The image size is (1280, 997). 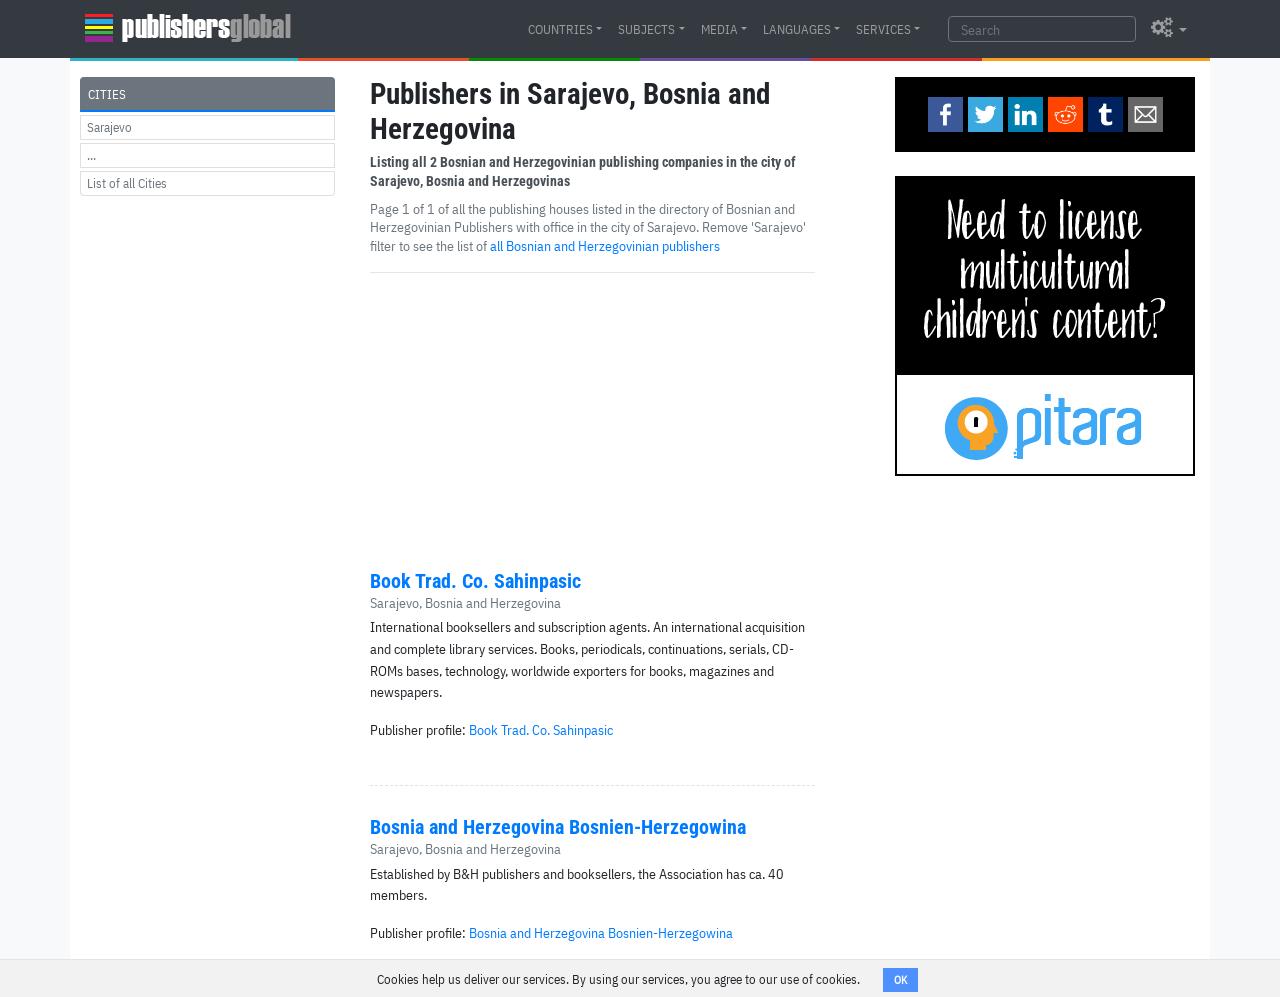 What do you see at coordinates (423, 161) in the screenshot?
I see `'all 2'` at bounding box center [423, 161].